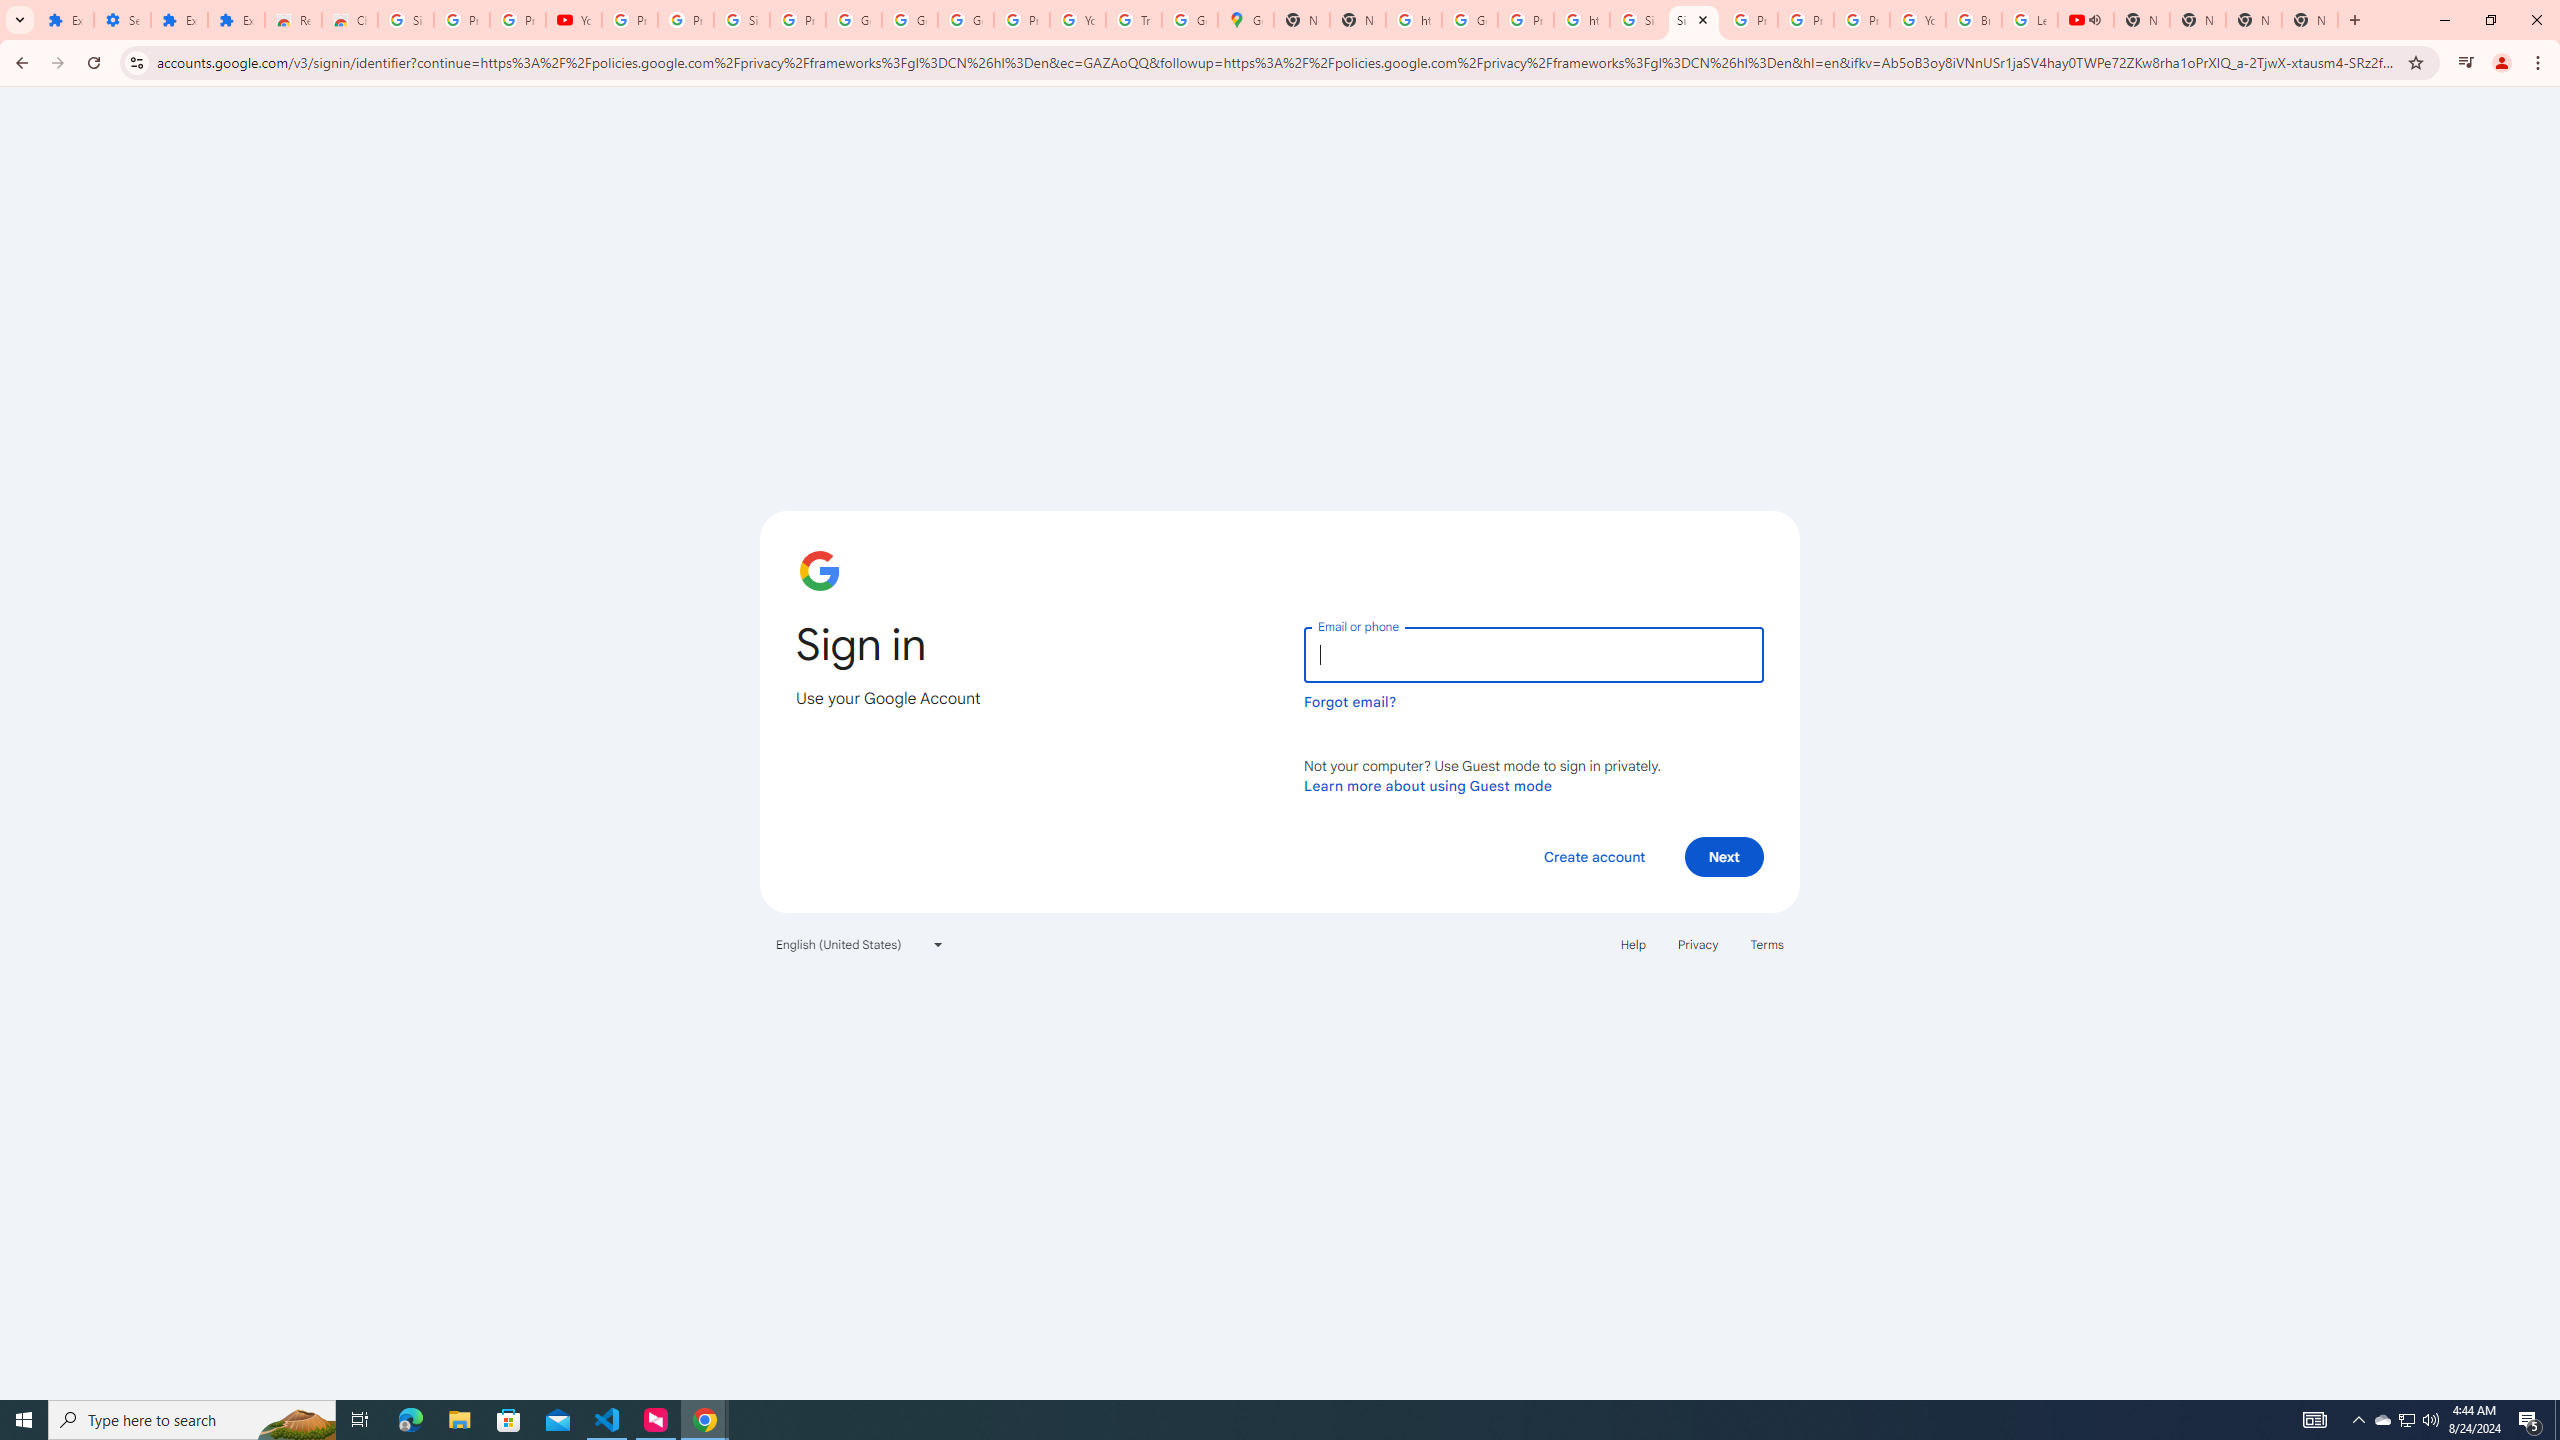  What do you see at coordinates (1532, 654) in the screenshot?
I see `'Email or phone'` at bounding box center [1532, 654].